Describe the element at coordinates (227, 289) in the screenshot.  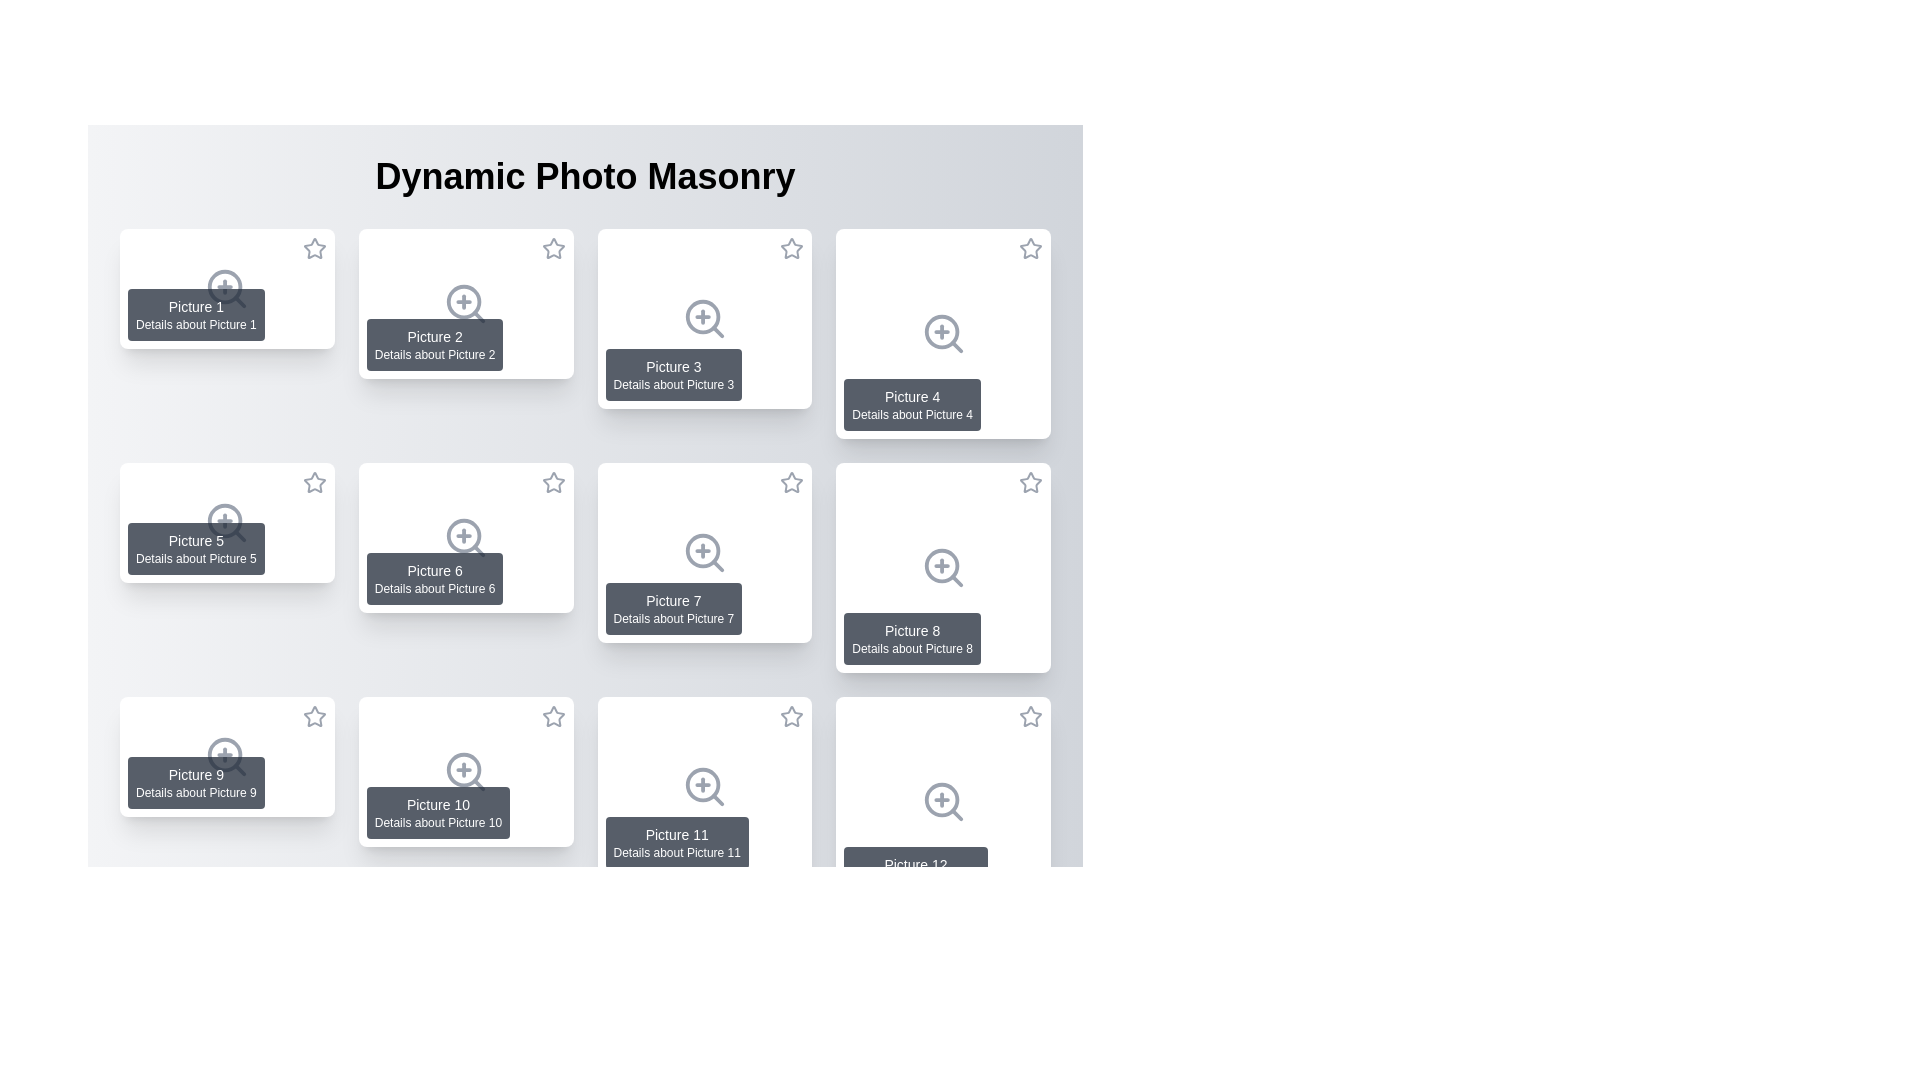
I see `the first grid card` at that location.